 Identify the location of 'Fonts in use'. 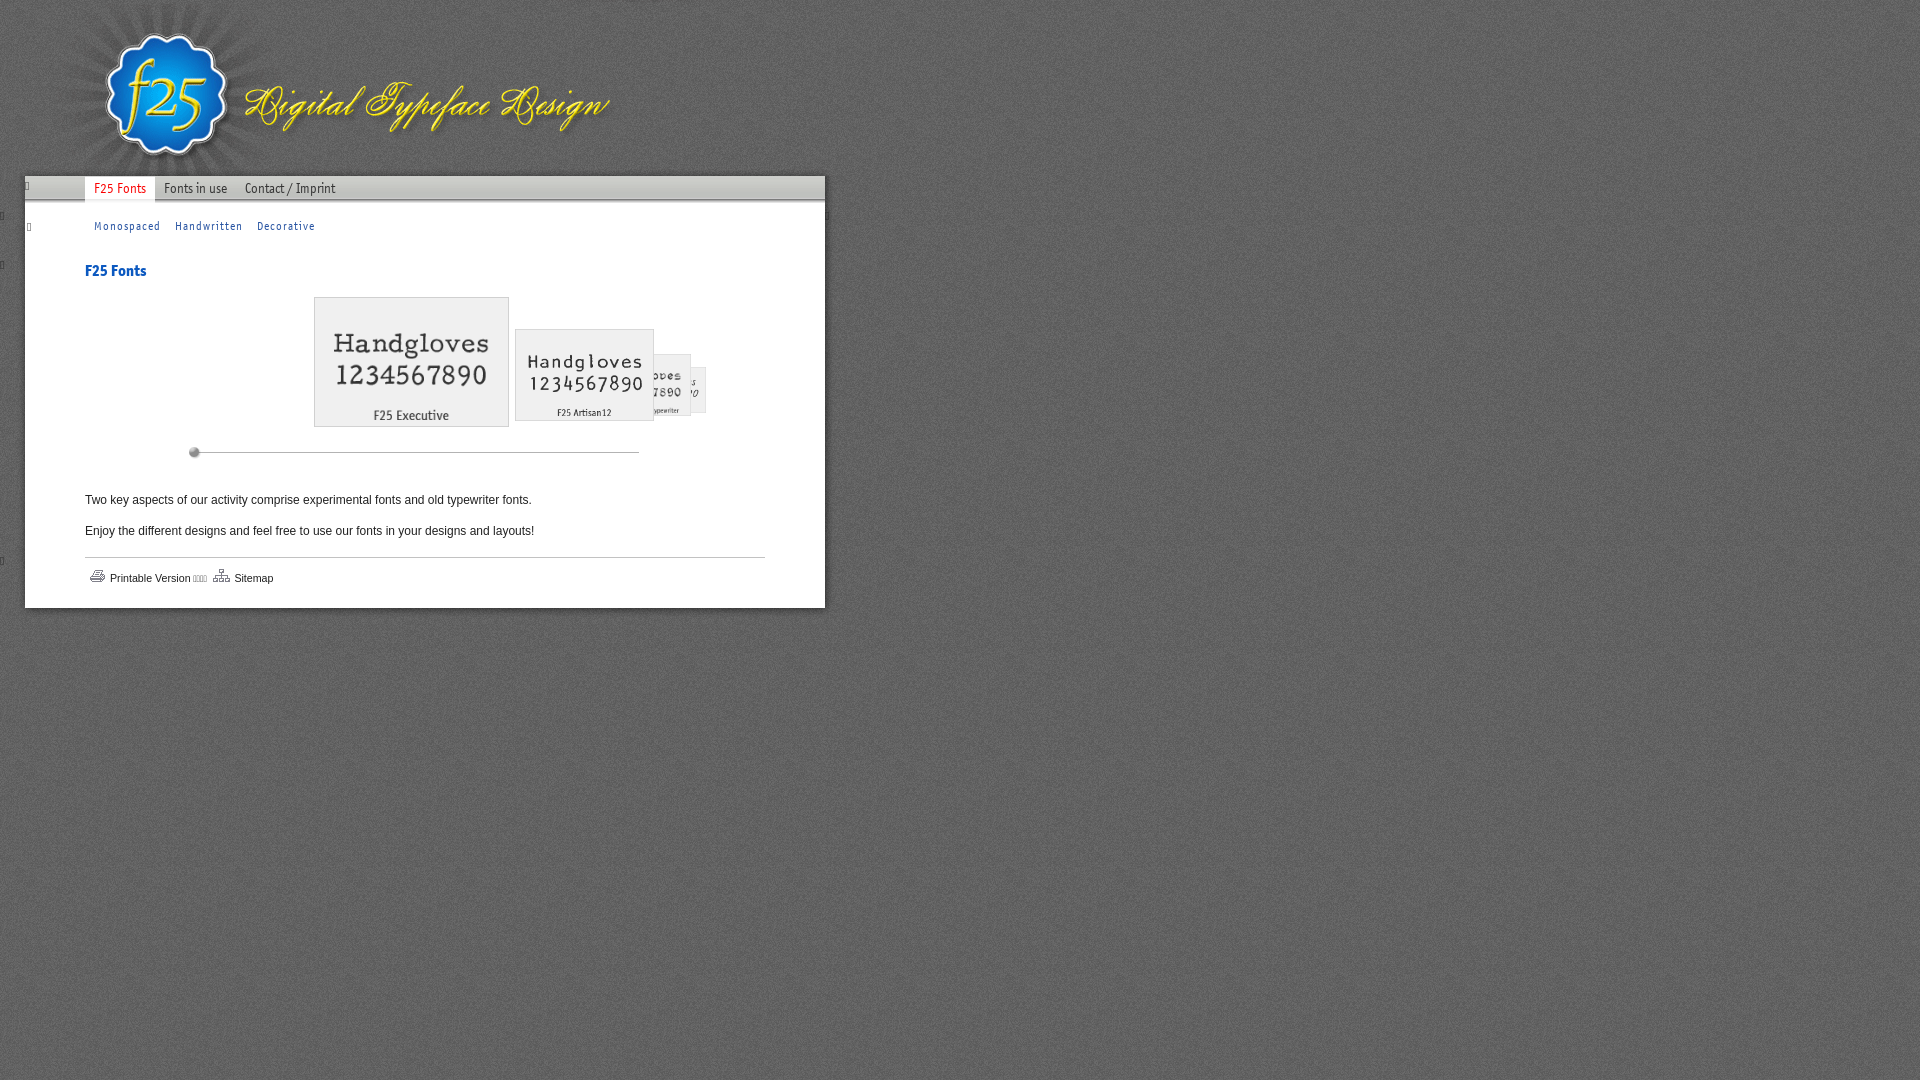
(195, 196).